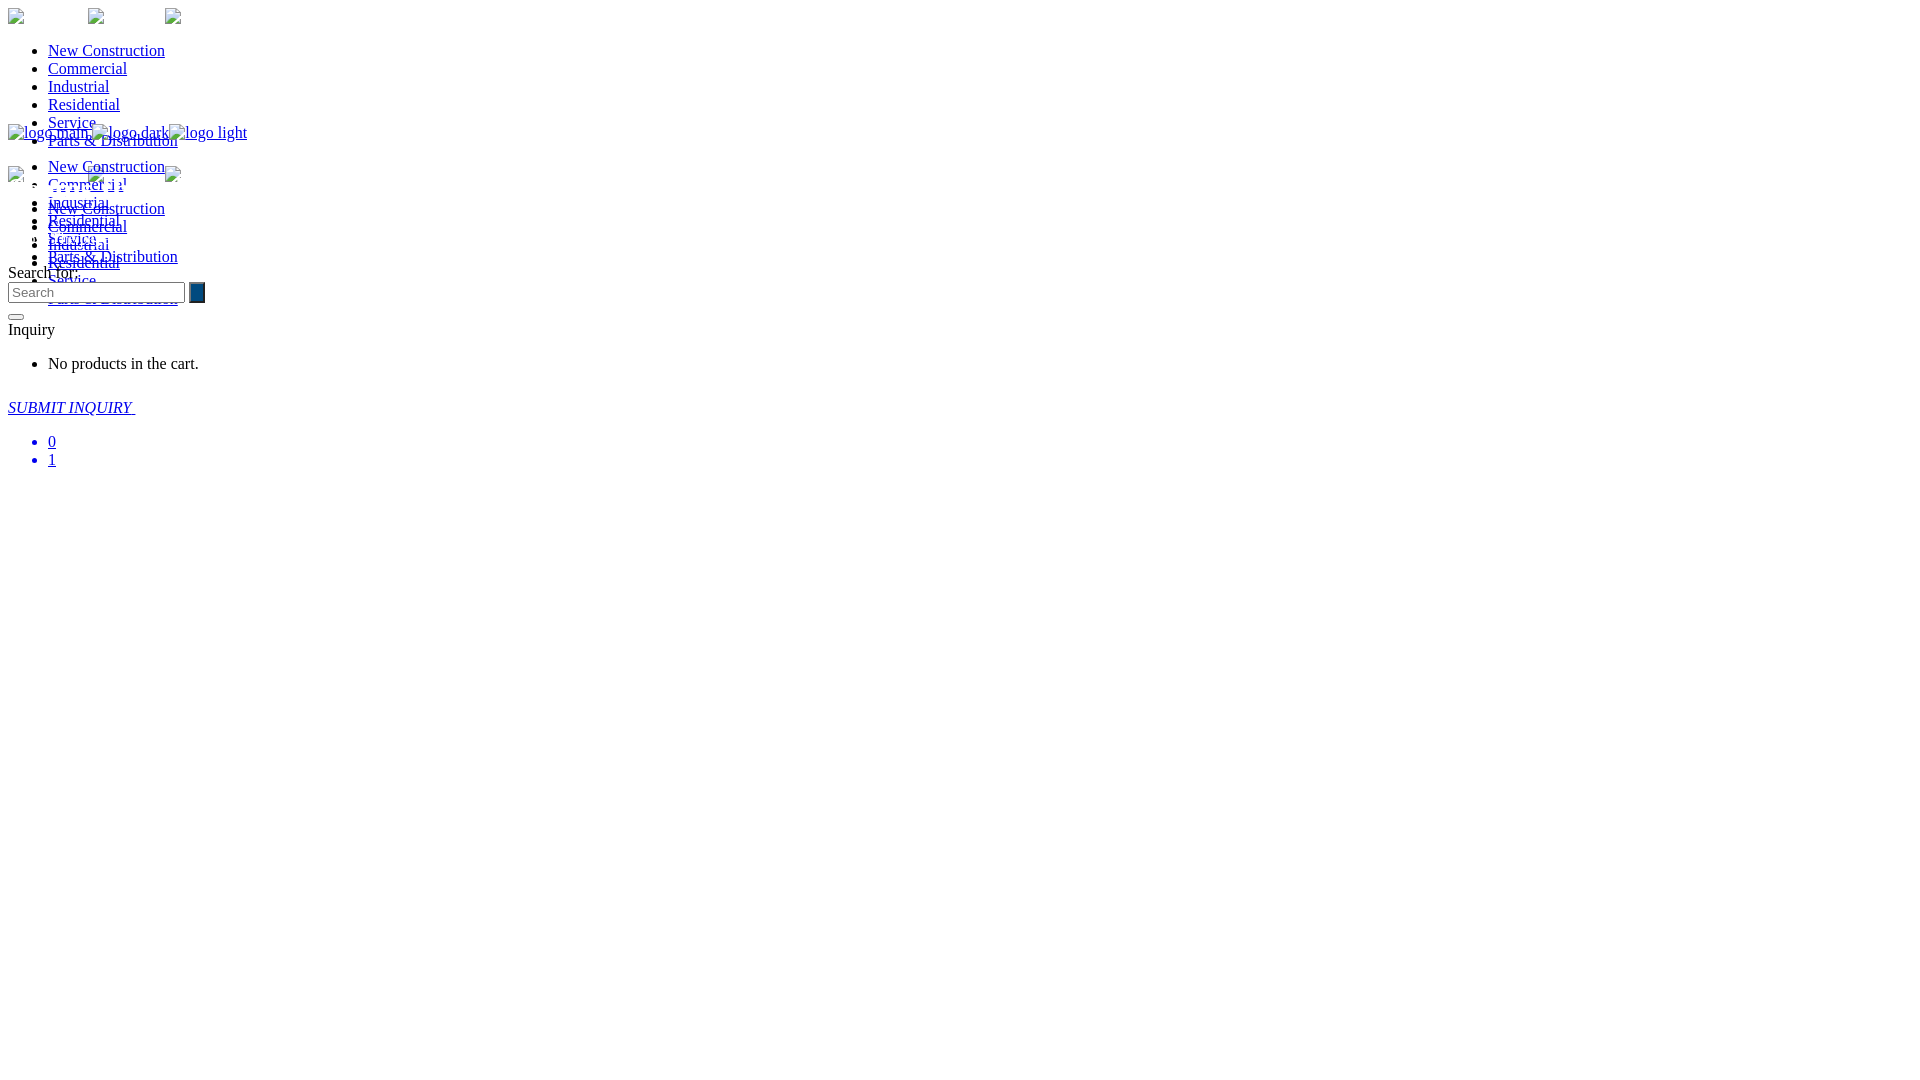 This screenshot has height=1080, width=1920. Describe the element at coordinates (86, 184) in the screenshot. I see `'Commercial'` at that location.